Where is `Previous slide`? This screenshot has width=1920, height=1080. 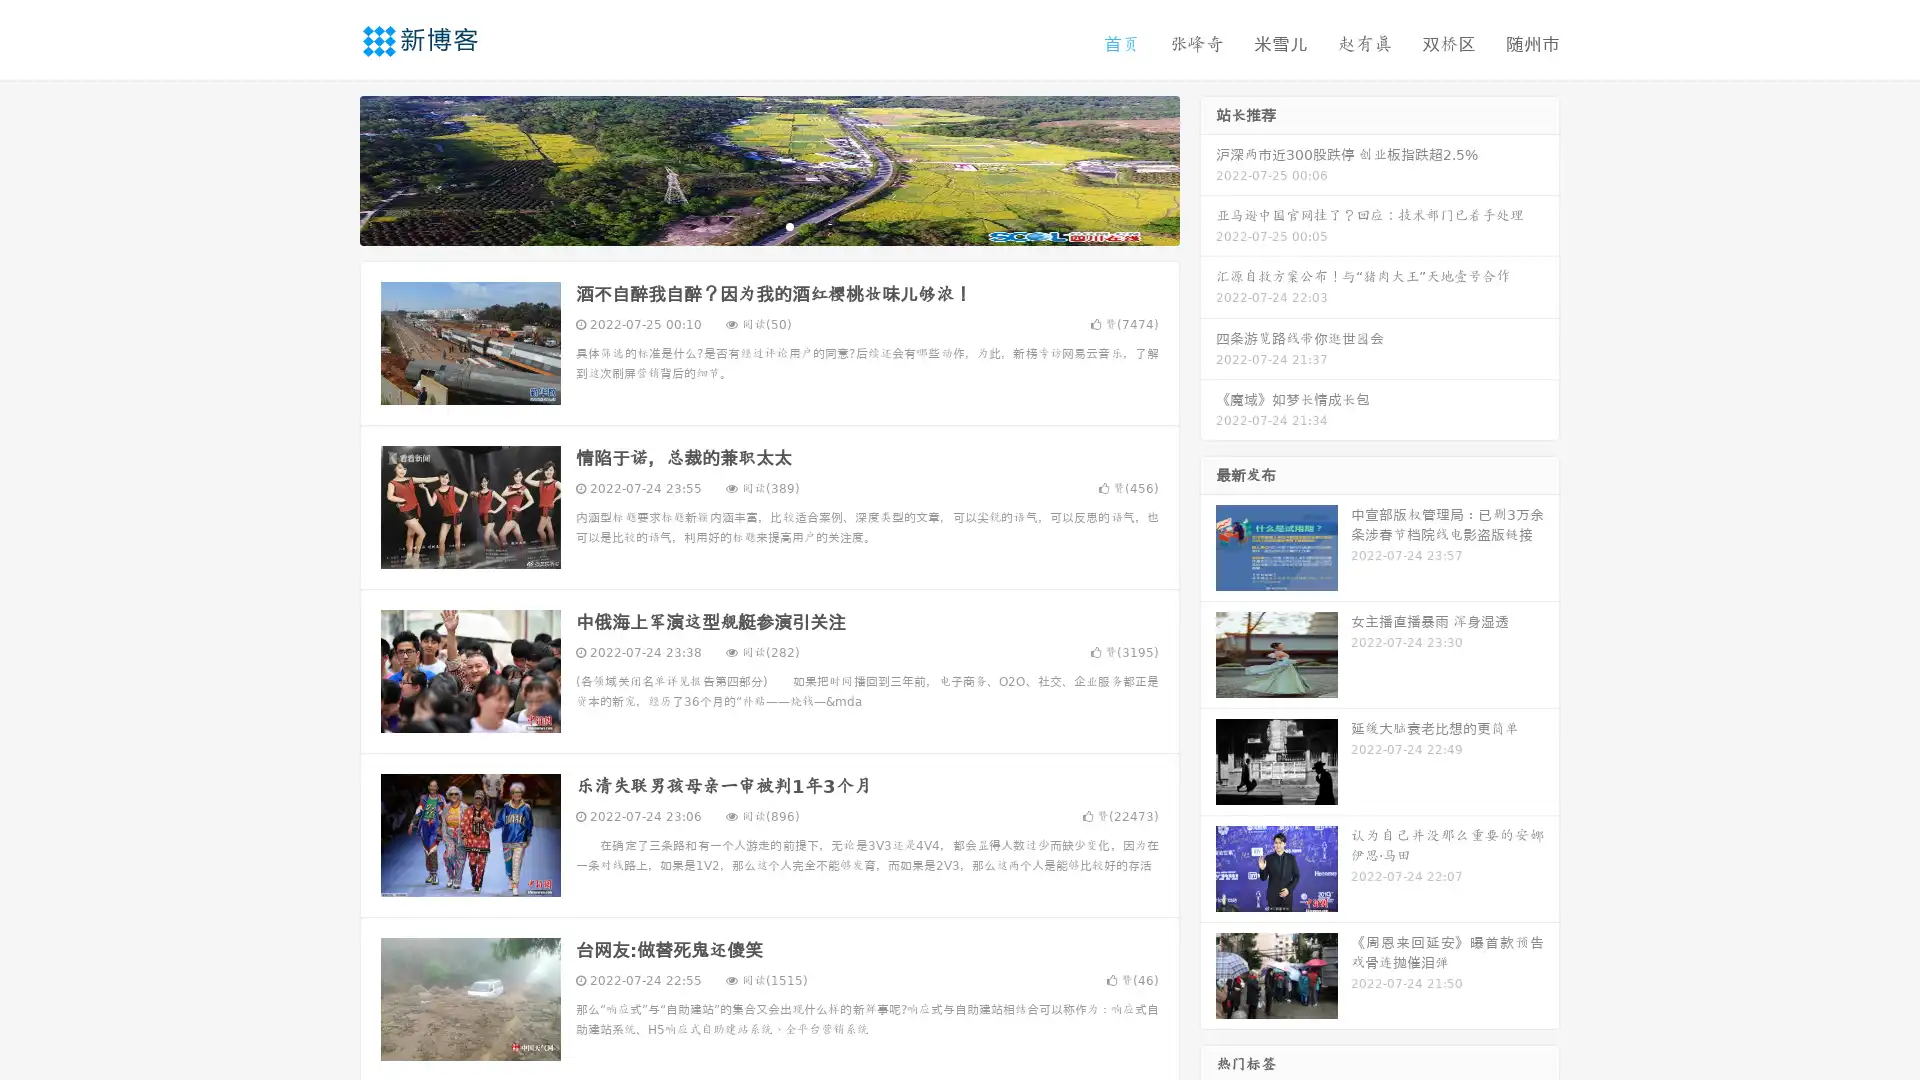 Previous slide is located at coordinates (330, 168).